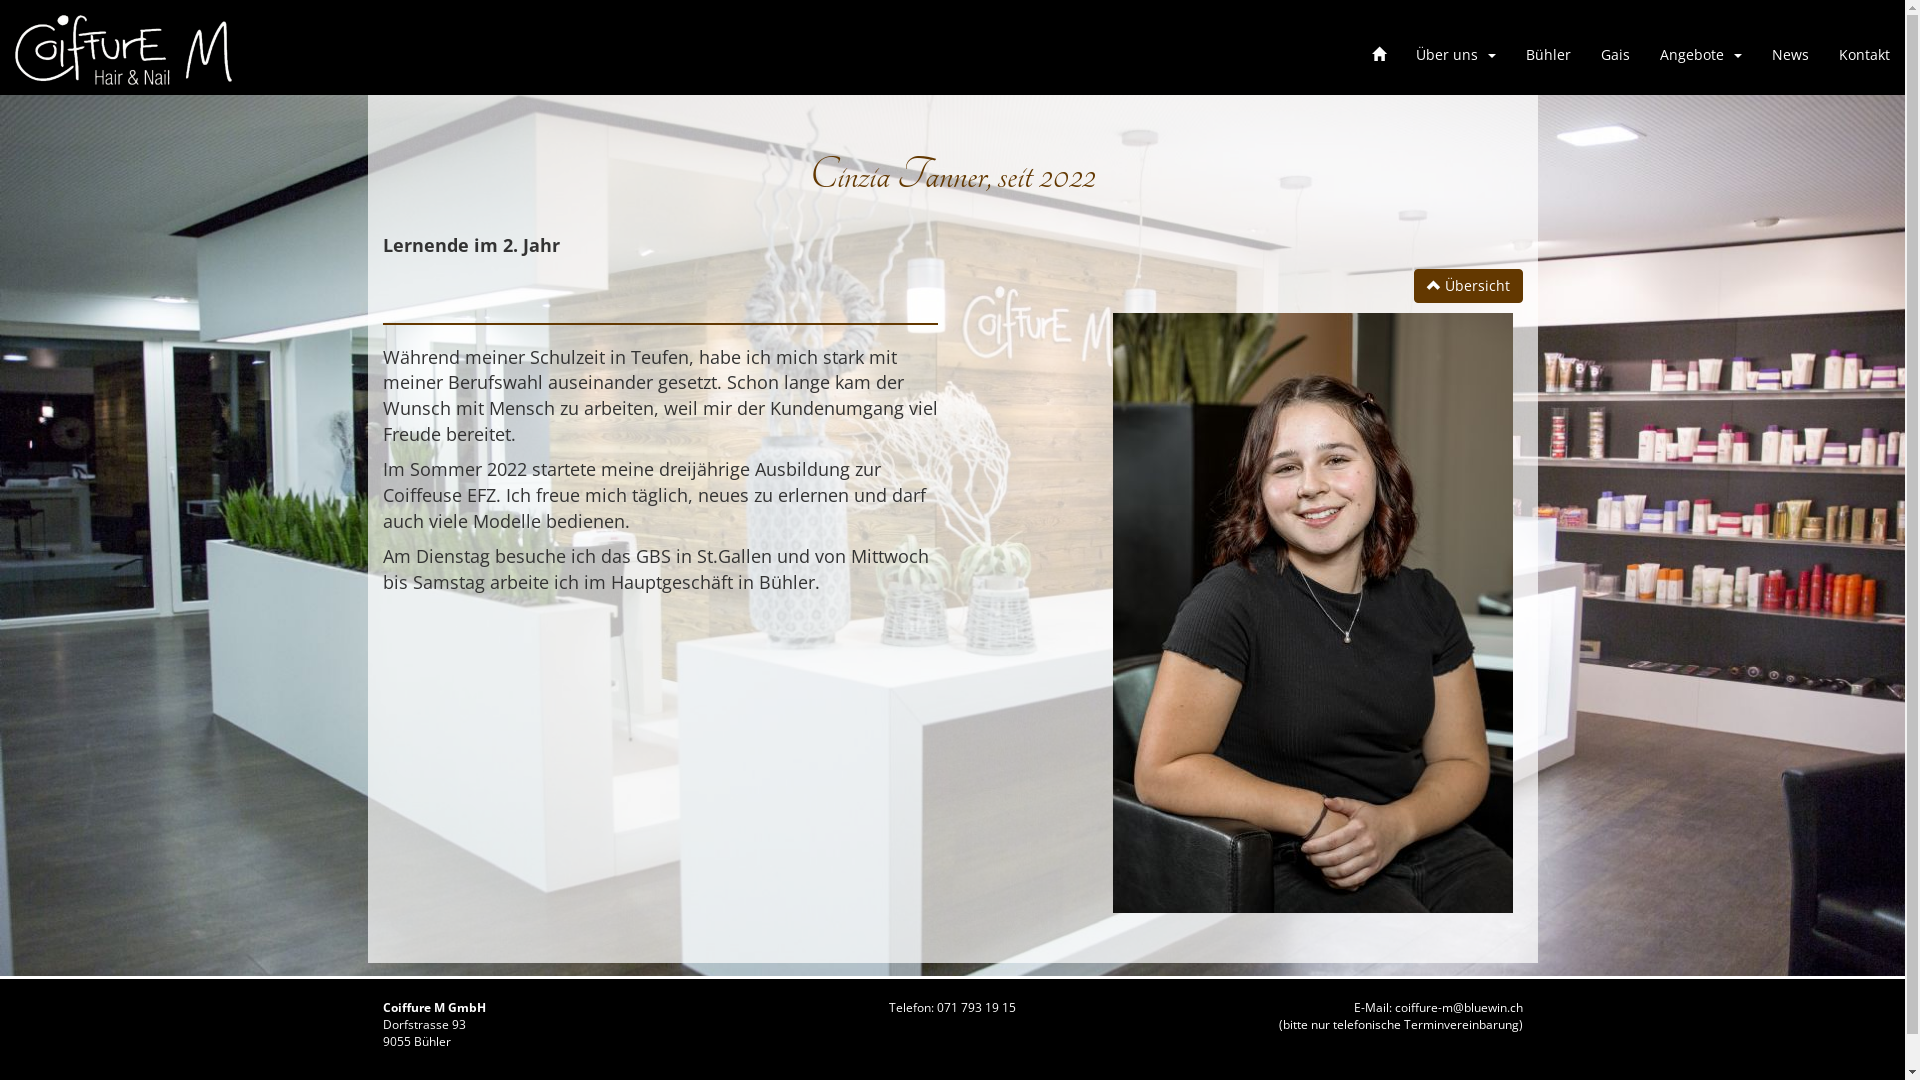  I want to click on 'Kontakt', so click(1863, 53).